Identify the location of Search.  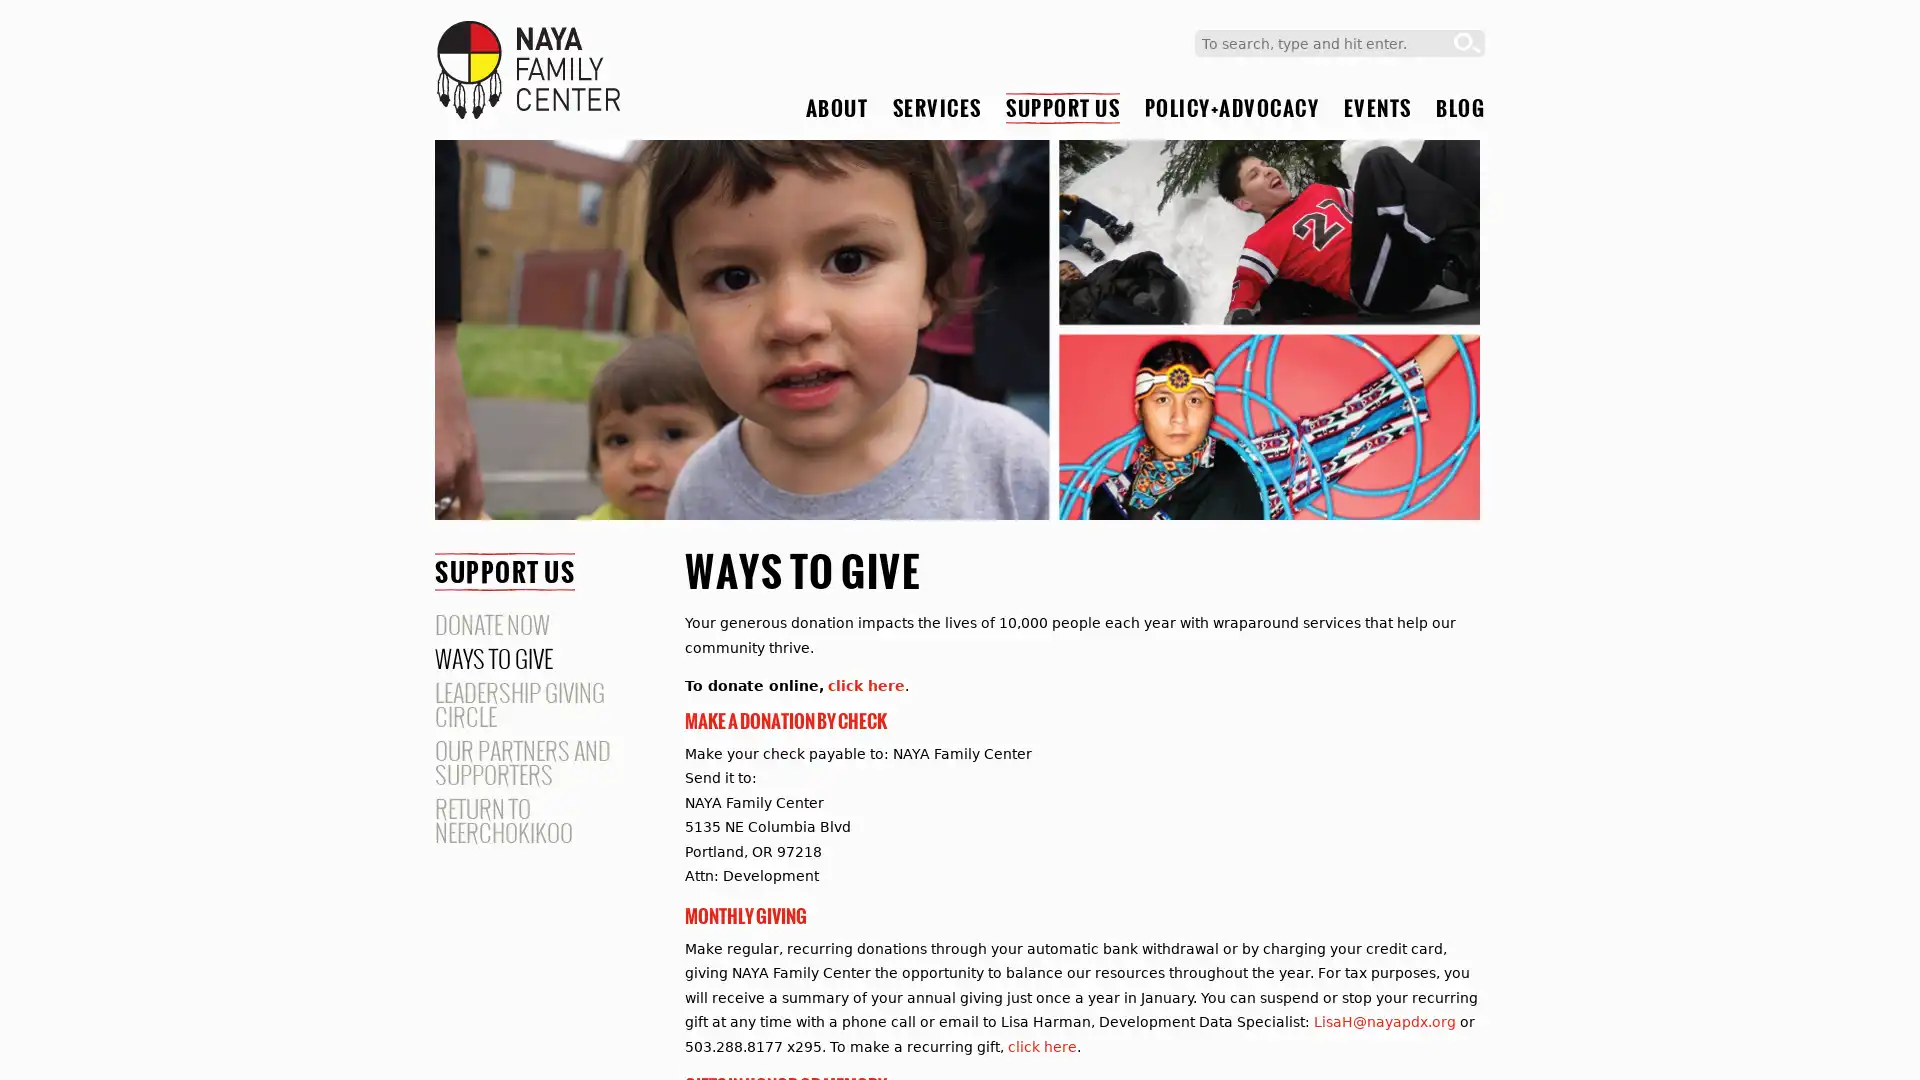
(1467, 43).